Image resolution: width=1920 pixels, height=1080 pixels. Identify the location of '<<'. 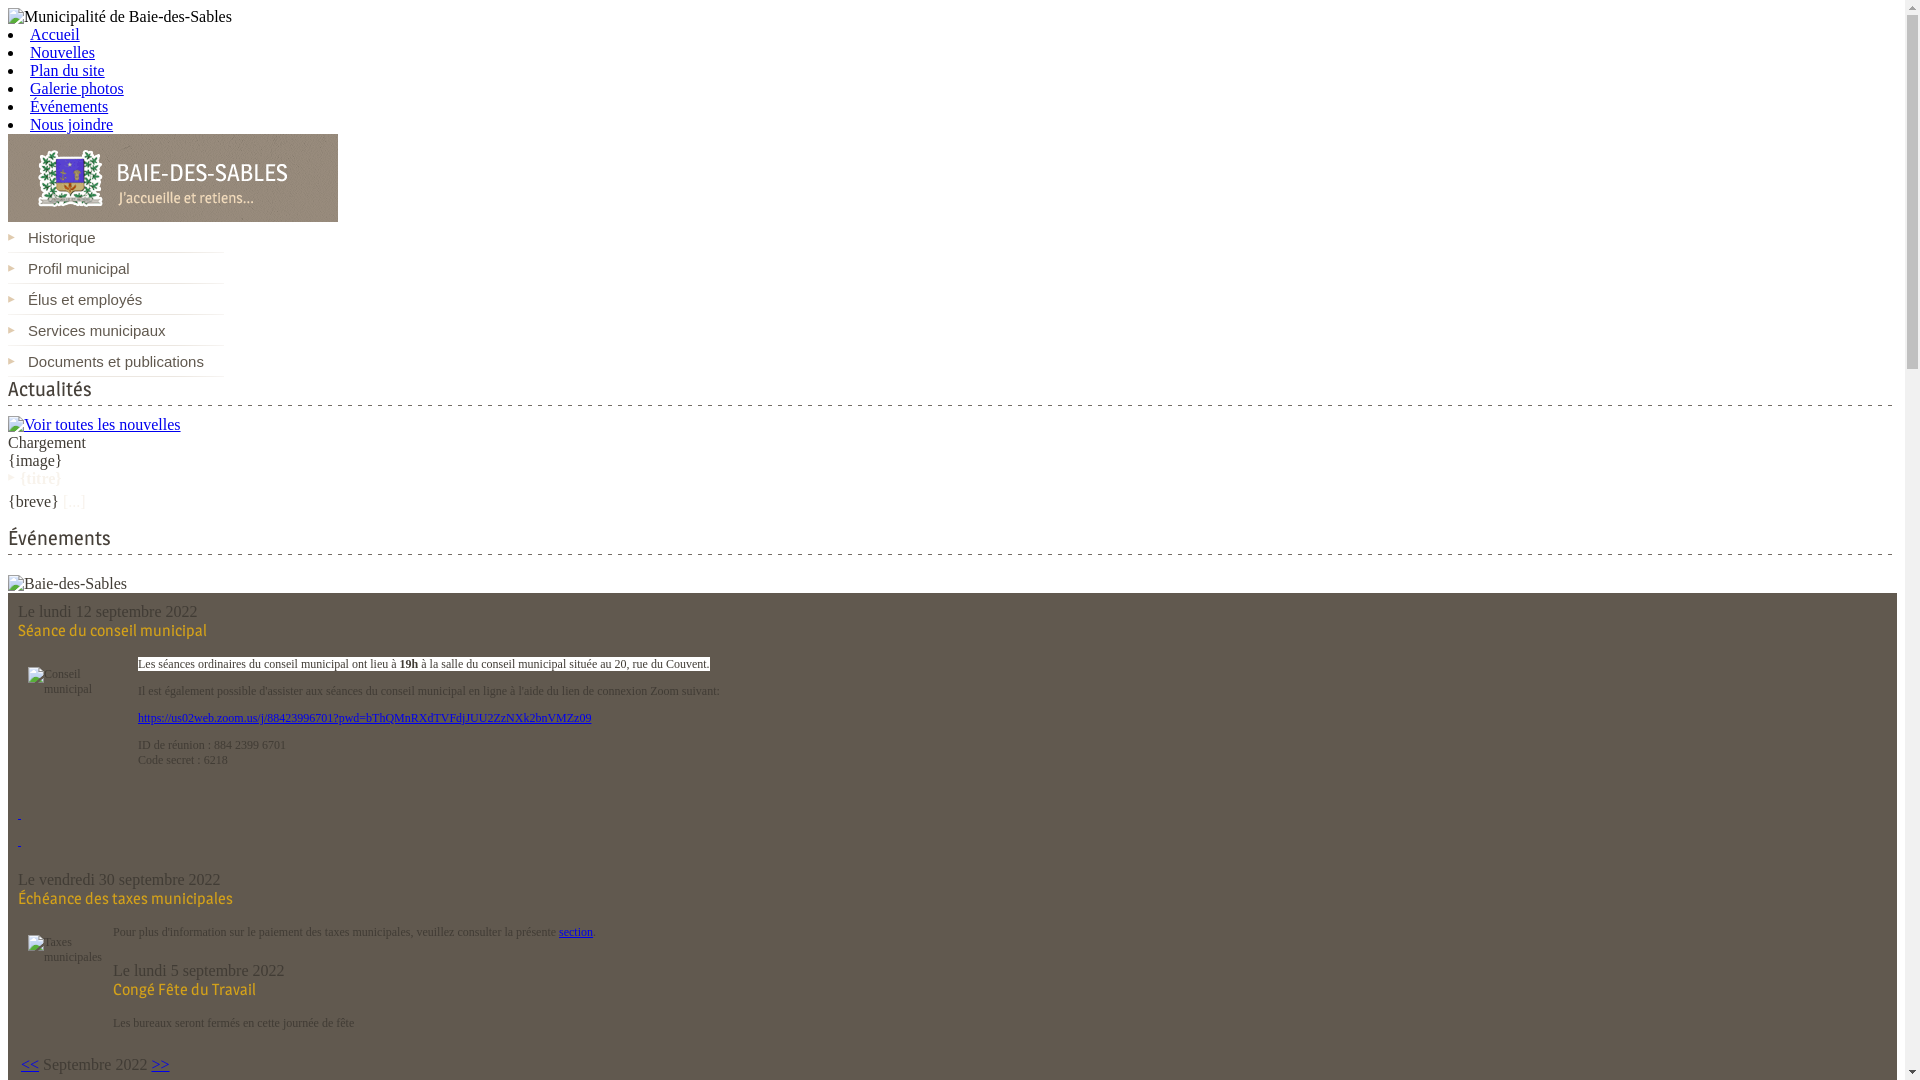
(20, 1063).